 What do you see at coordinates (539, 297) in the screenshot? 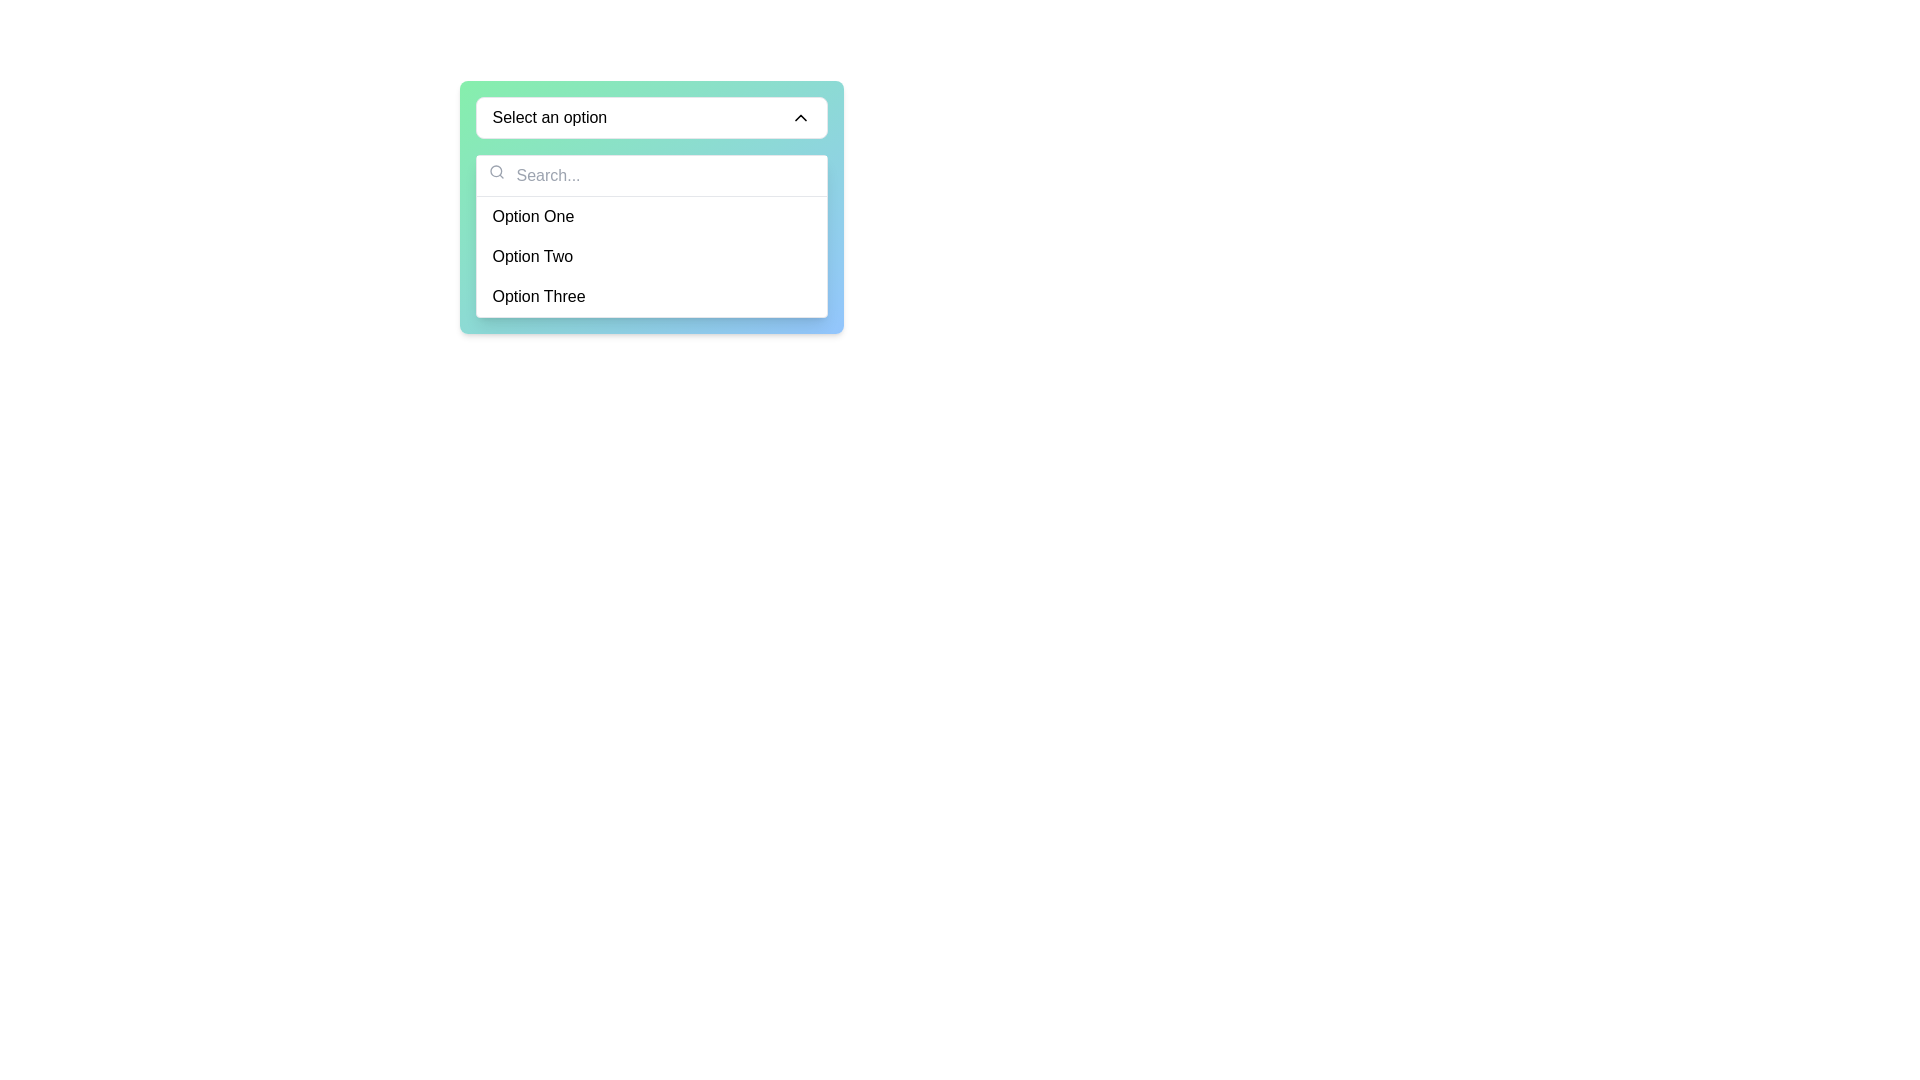
I see `the text 'Option Three' in the dropdown menu` at bounding box center [539, 297].